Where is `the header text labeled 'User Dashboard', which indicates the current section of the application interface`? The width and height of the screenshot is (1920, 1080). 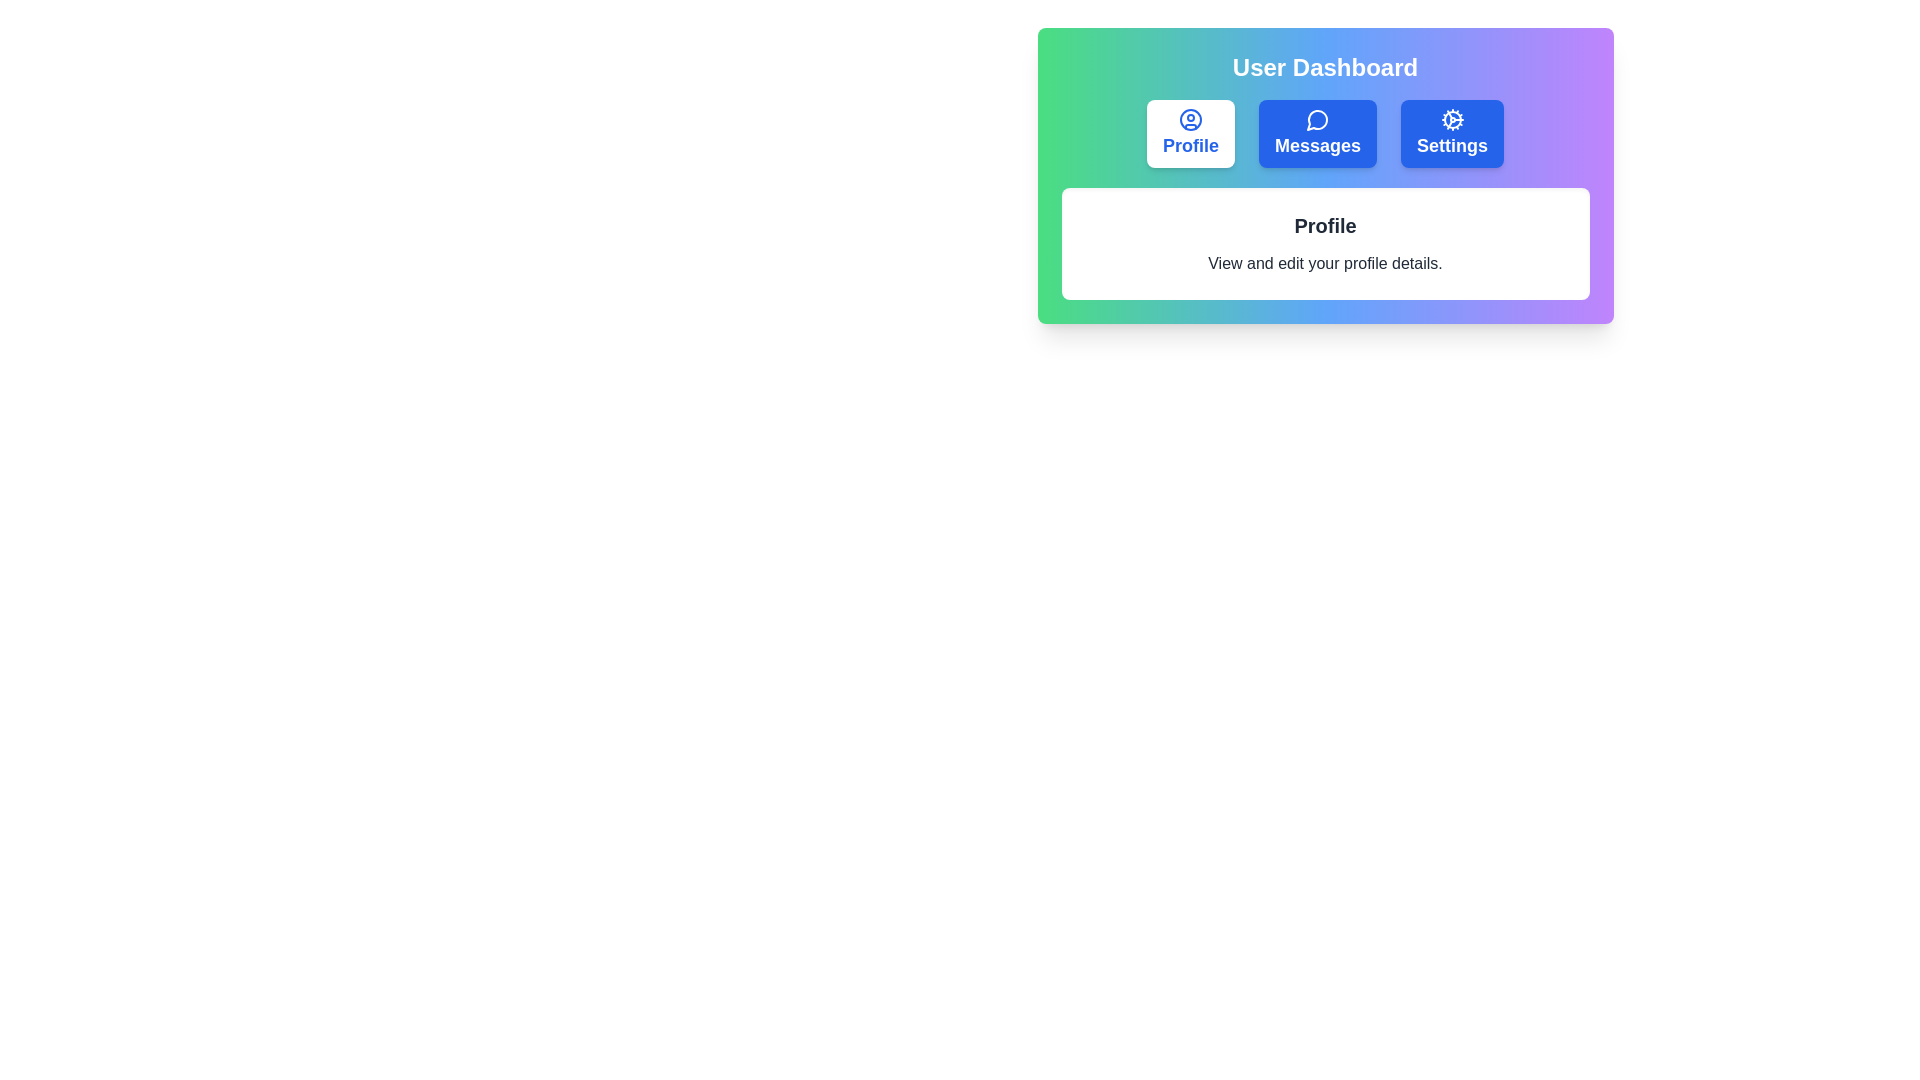
the header text labeled 'User Dashboard', which indicates the current section of the application interface is located at coordinates (1325, 67).